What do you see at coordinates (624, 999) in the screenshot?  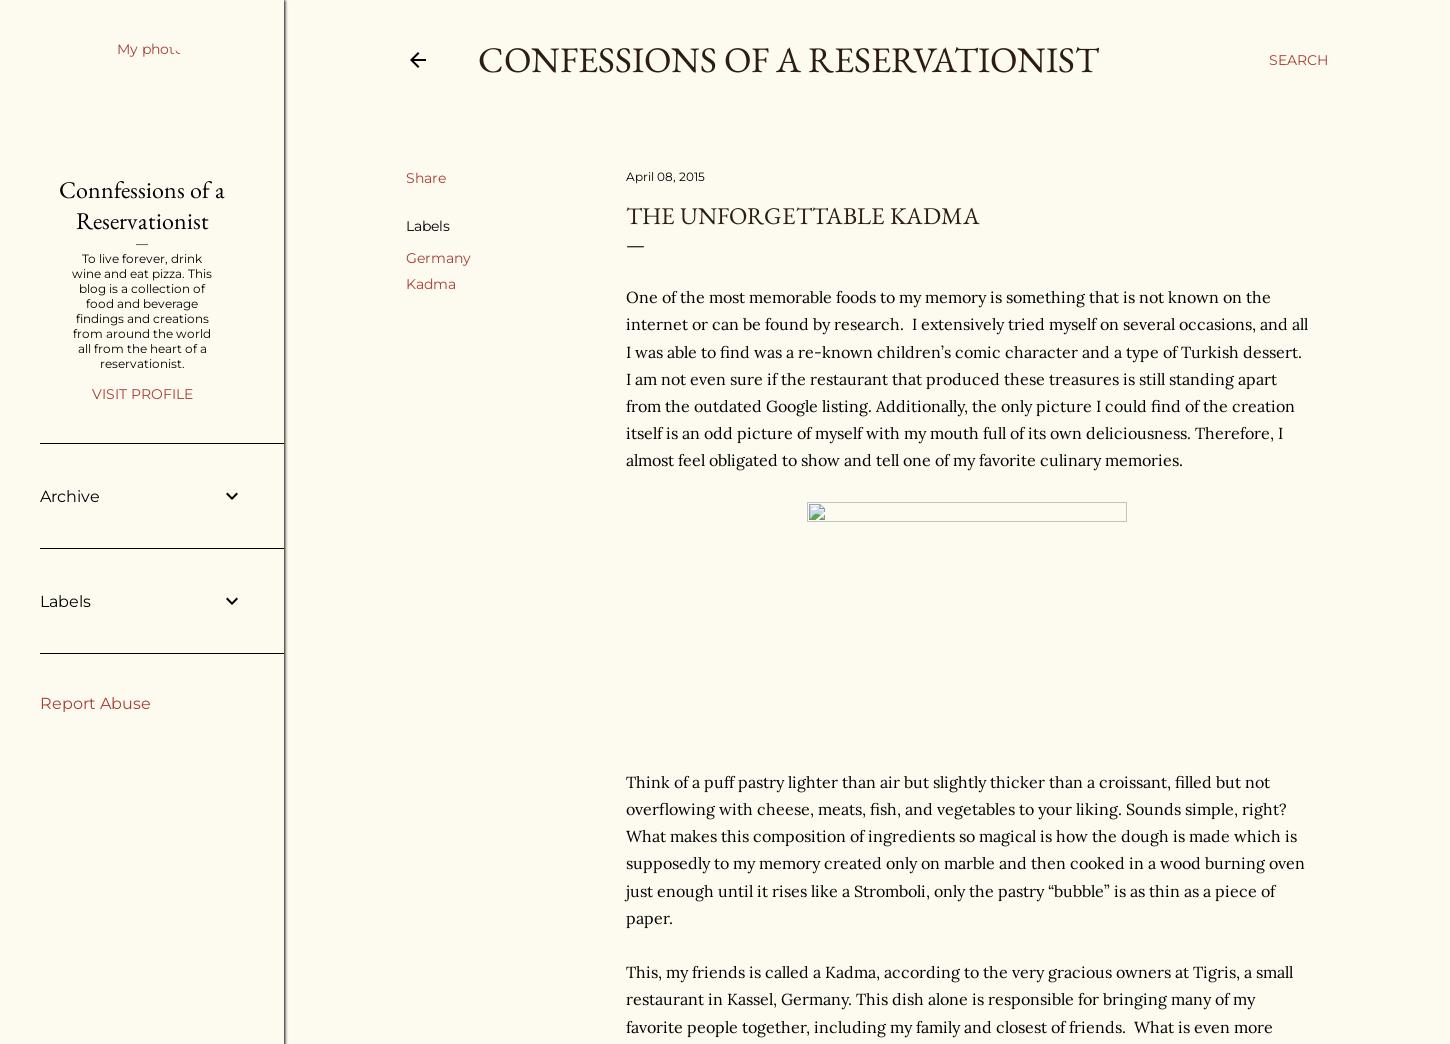 I see `'This, my friends is called a Kadma, according to the very gracious
owners at Tigris, a small restaurant in Kassel, Germany. This dish alone is
responsible for bringing many of my favorite people together, including my
family and closest of friends.'` at bounding box center [624, 999].